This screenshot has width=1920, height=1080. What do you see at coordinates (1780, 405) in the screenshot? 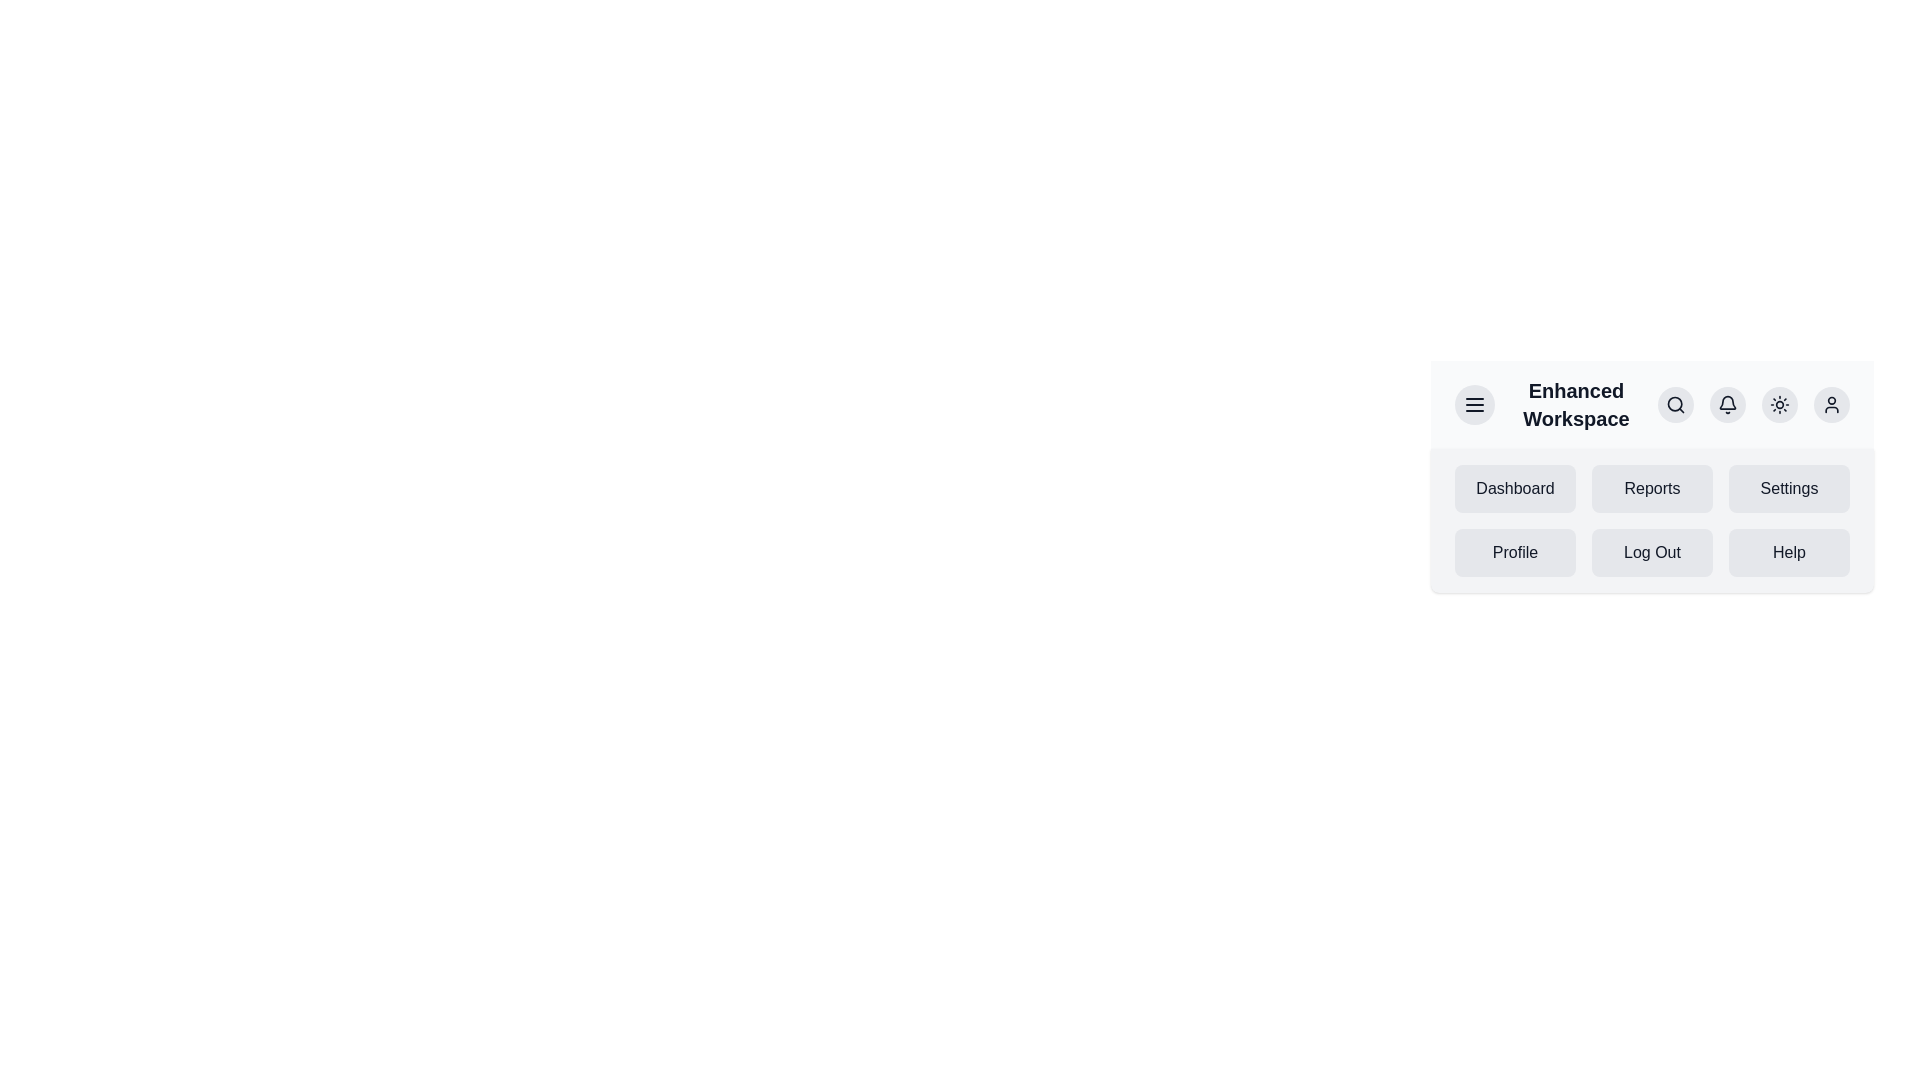
I see `the sun icon button to toggle between light and dark modes` at bounding box center [1780, 405].